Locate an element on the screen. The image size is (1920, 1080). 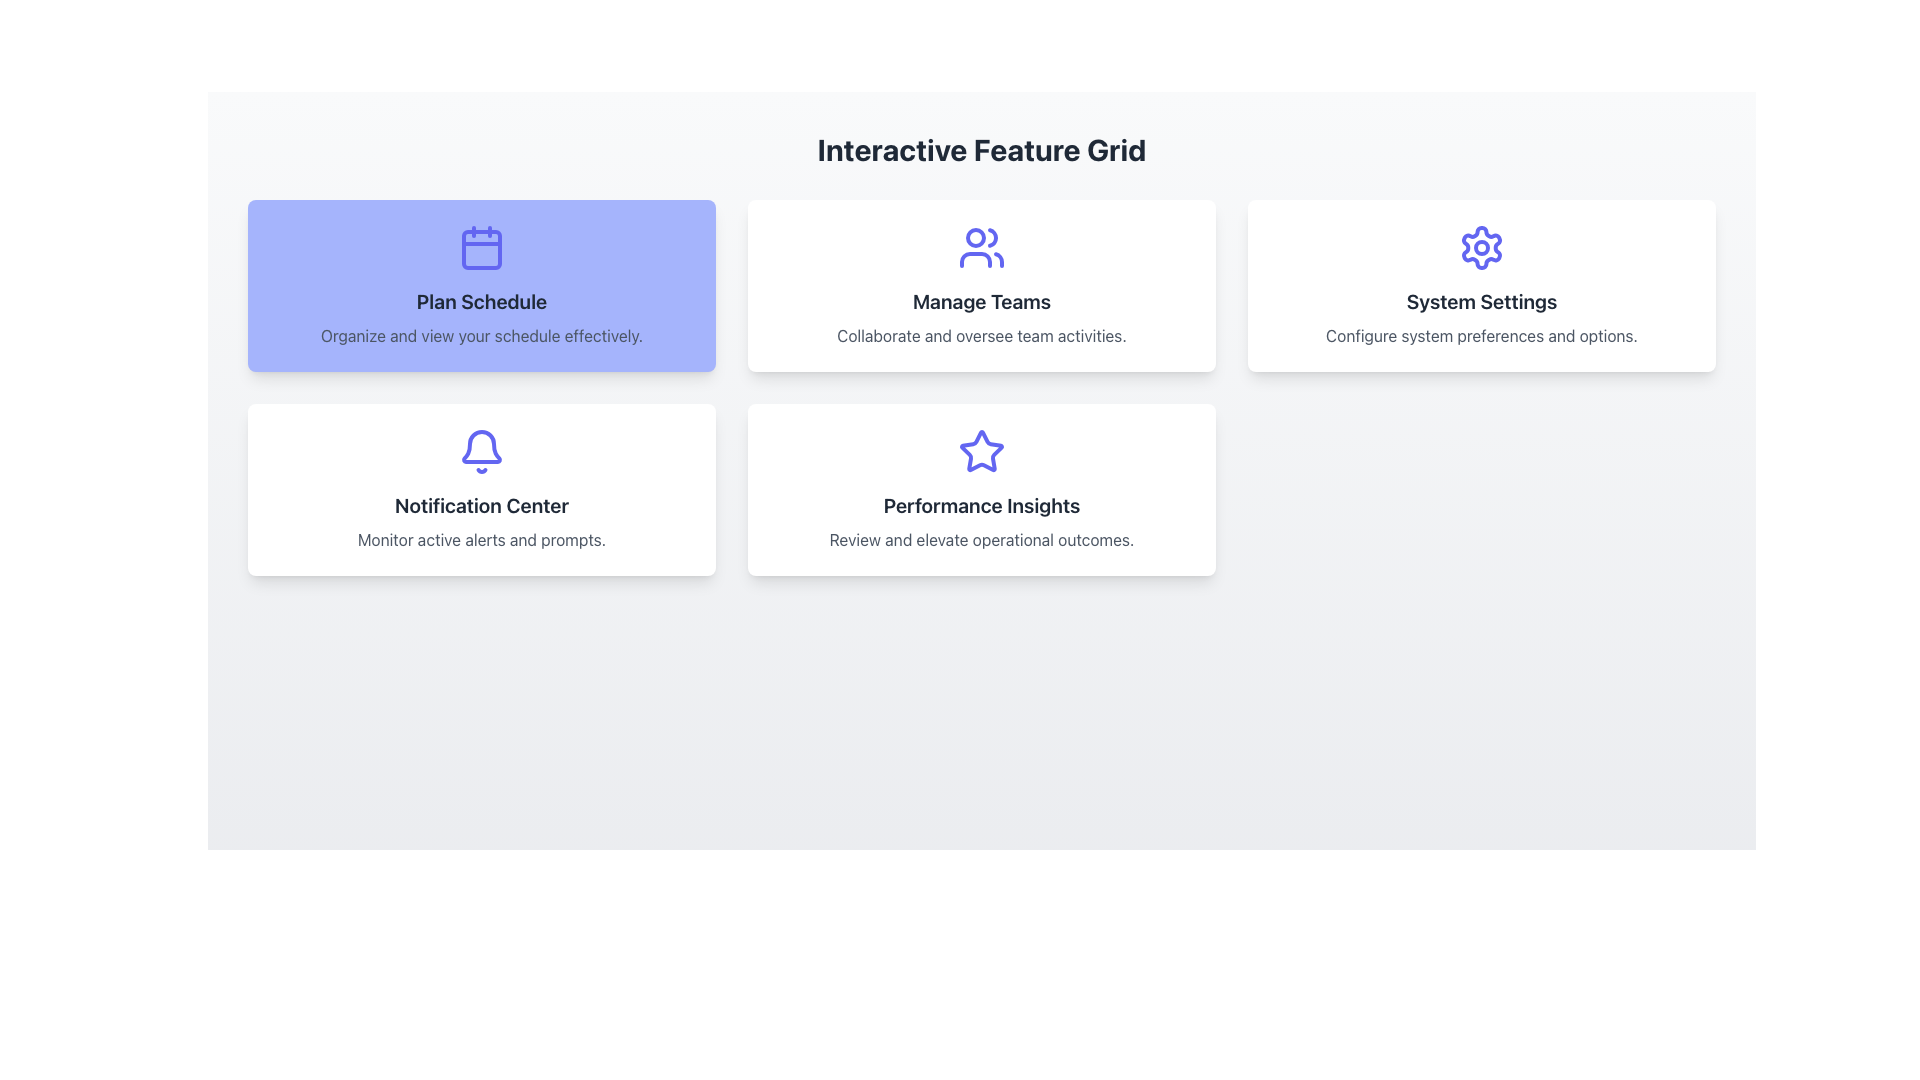
the 'Manage Teams' icon located at the top-right section of the 'Manage Teams' card, which is part of the grid layout of features is located at coordinates (982, 246).